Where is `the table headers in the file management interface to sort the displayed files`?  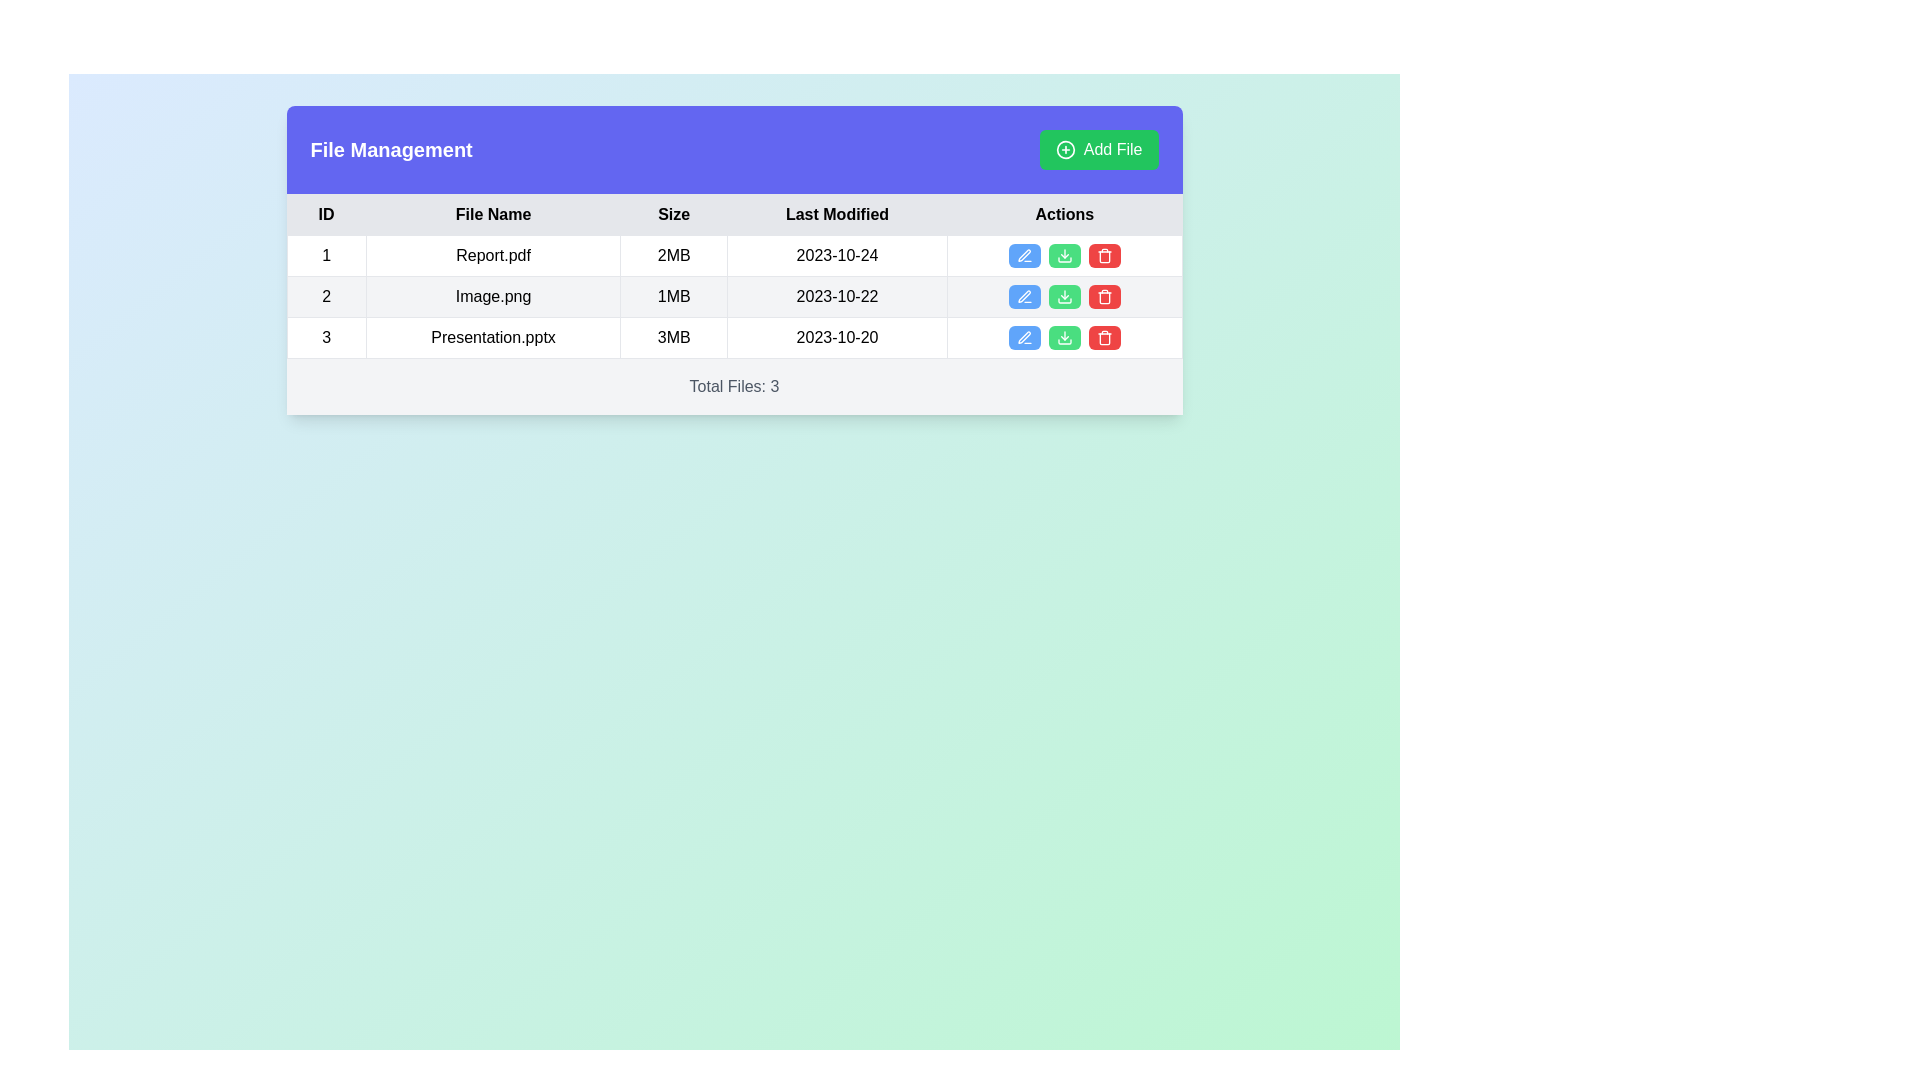
the table headers in the file management interface to sort the displayed files is located at coordinates (733, 259).